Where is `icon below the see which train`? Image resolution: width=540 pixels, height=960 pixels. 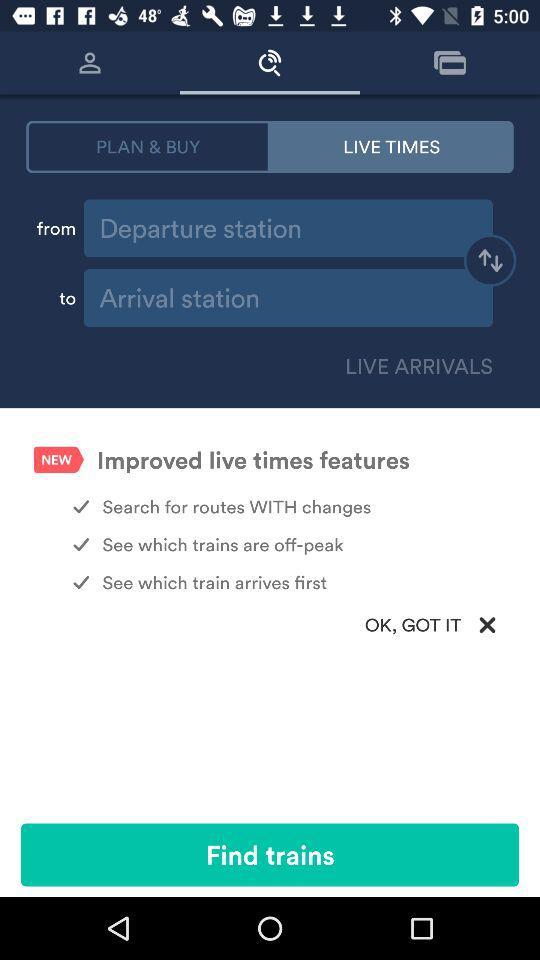 icon below the see which train is located at coordinates (270, 624).